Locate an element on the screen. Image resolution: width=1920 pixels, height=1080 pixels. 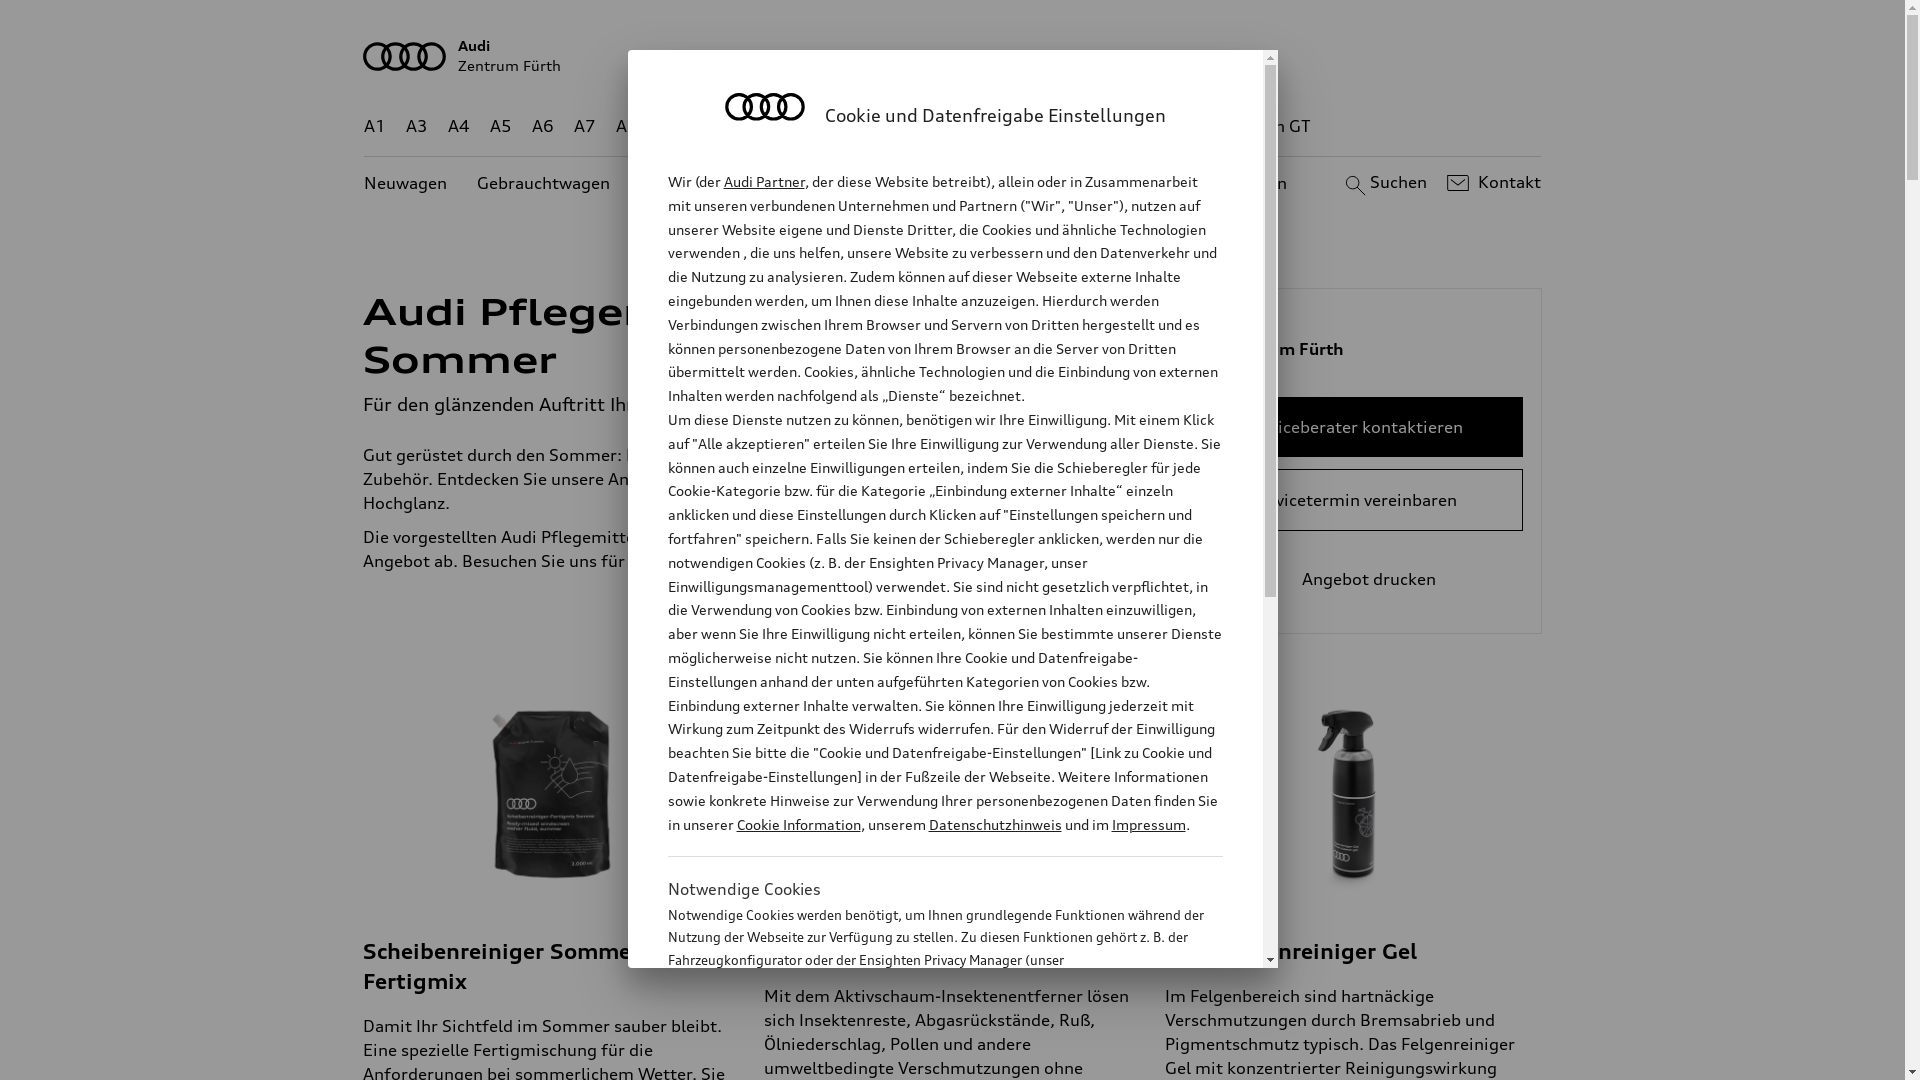
'A3' is located at coordinates (416, 126).